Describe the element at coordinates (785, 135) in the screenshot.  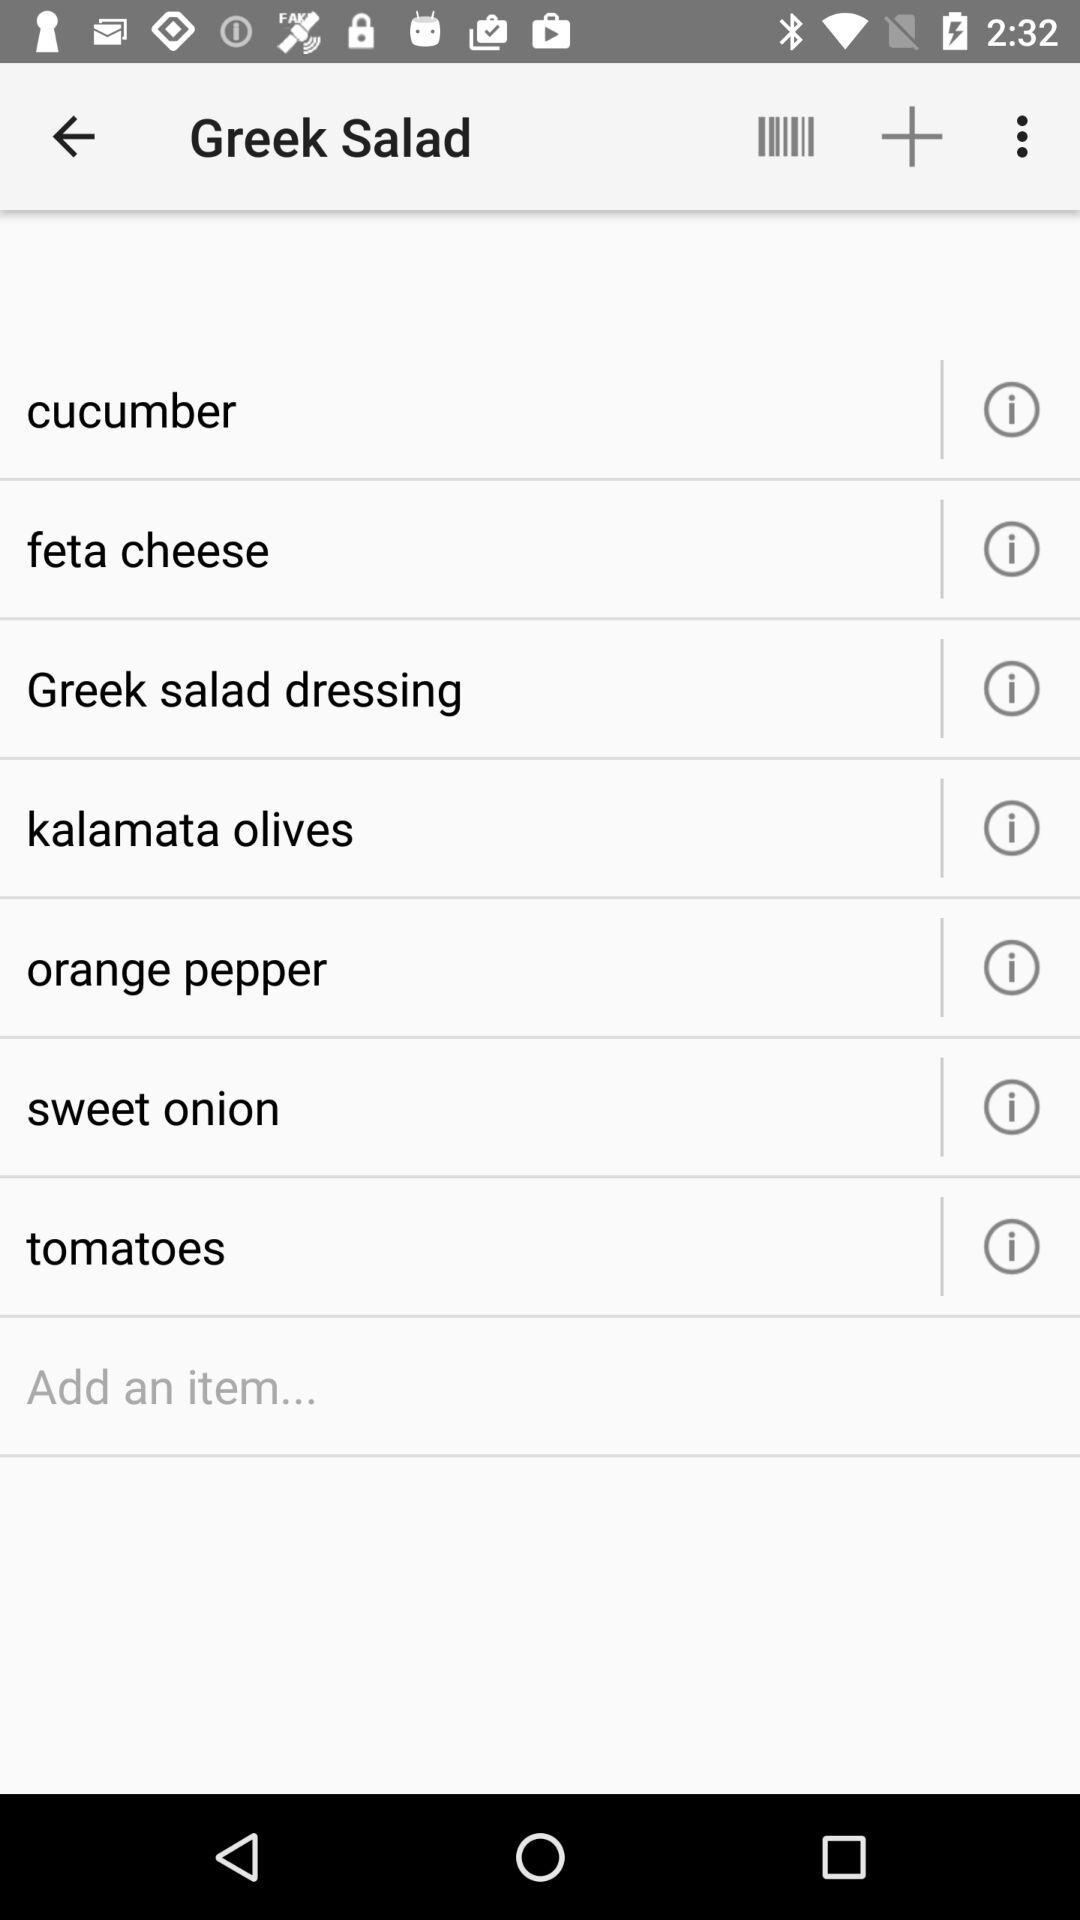
I see `item to the right of the greek salad icon` at that location.